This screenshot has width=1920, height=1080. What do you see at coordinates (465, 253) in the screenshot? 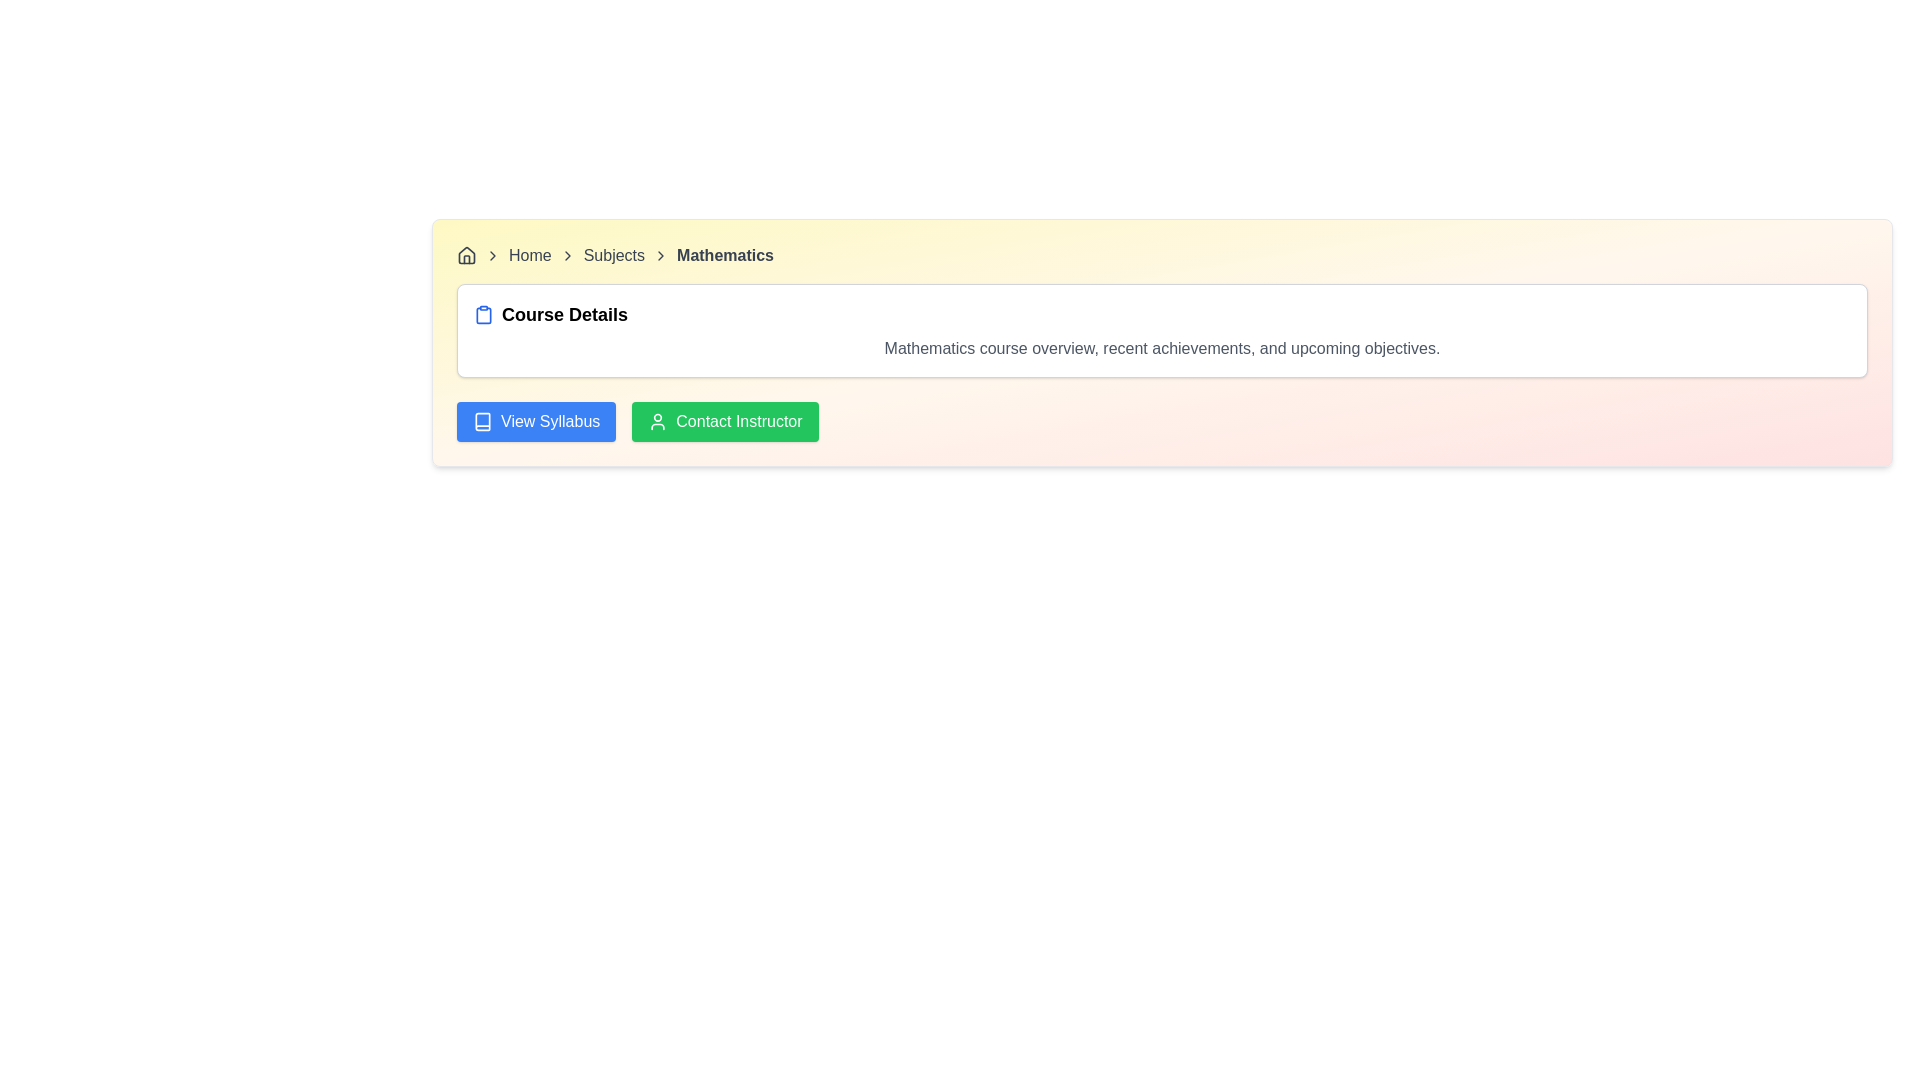
I see `the house icon at the start of the breadcrumb navigation bar` at bounding box center [465, 253].